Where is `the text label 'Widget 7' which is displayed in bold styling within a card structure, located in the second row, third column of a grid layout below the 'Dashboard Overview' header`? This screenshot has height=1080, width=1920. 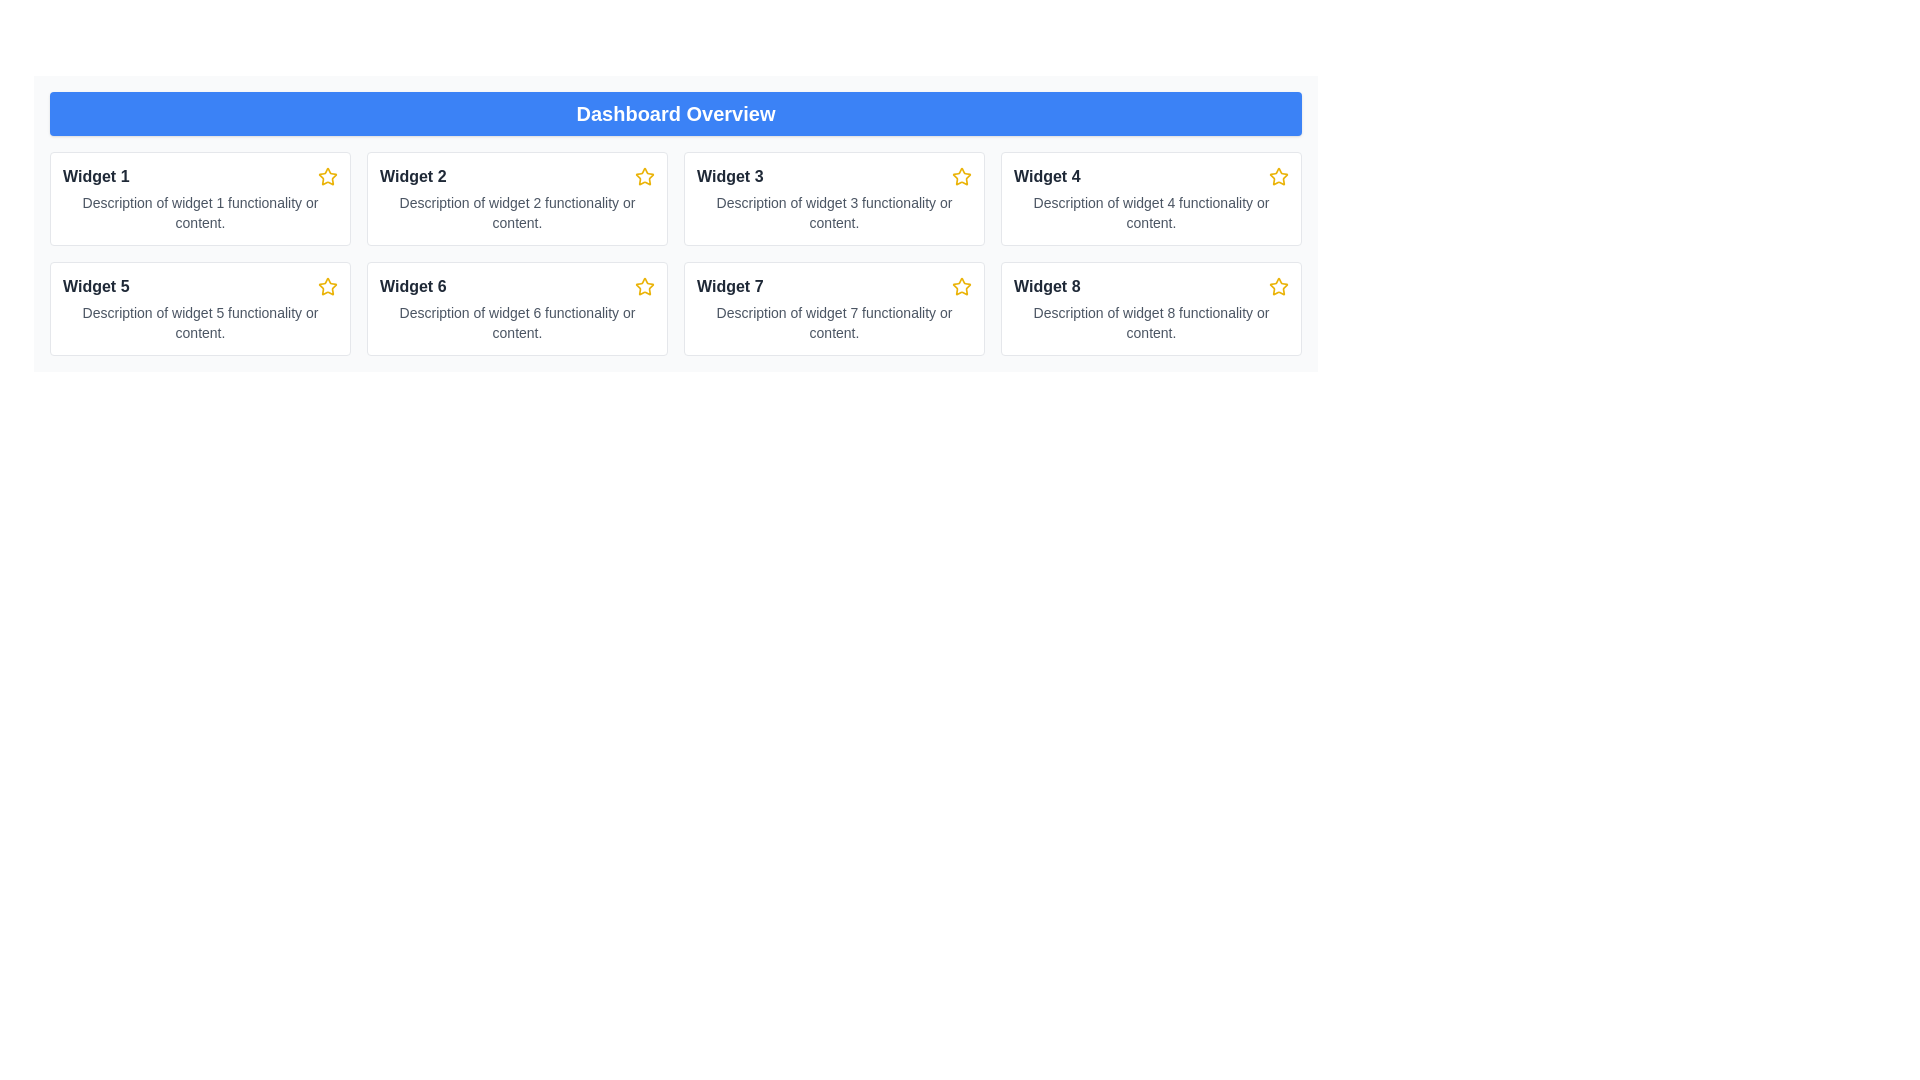
the text label 'Widget 7' which is displayed in bold styling within a card structure, located in the second row, third column of a grid layout below the 'Dashboard Overview' header is located at coordinates (729, 286).